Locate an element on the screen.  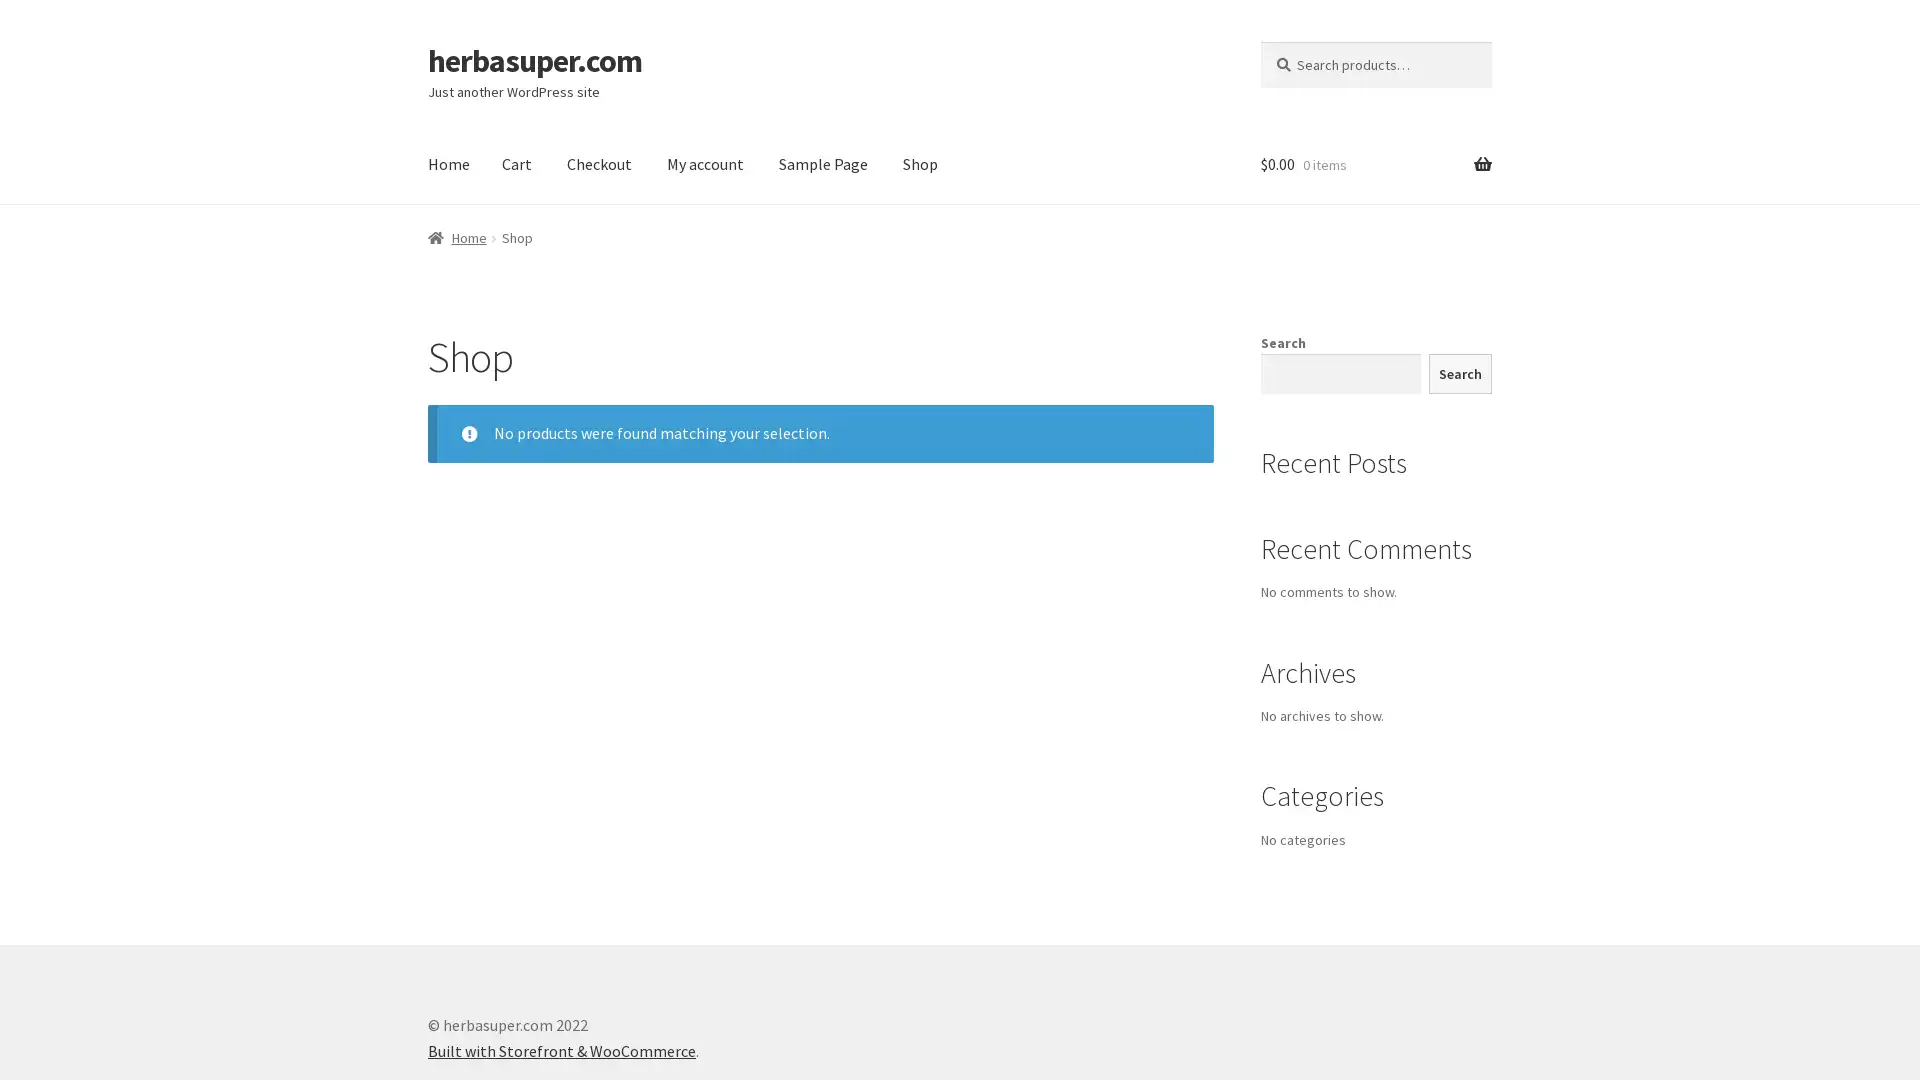
Search is located at coordinates (1258, 40).